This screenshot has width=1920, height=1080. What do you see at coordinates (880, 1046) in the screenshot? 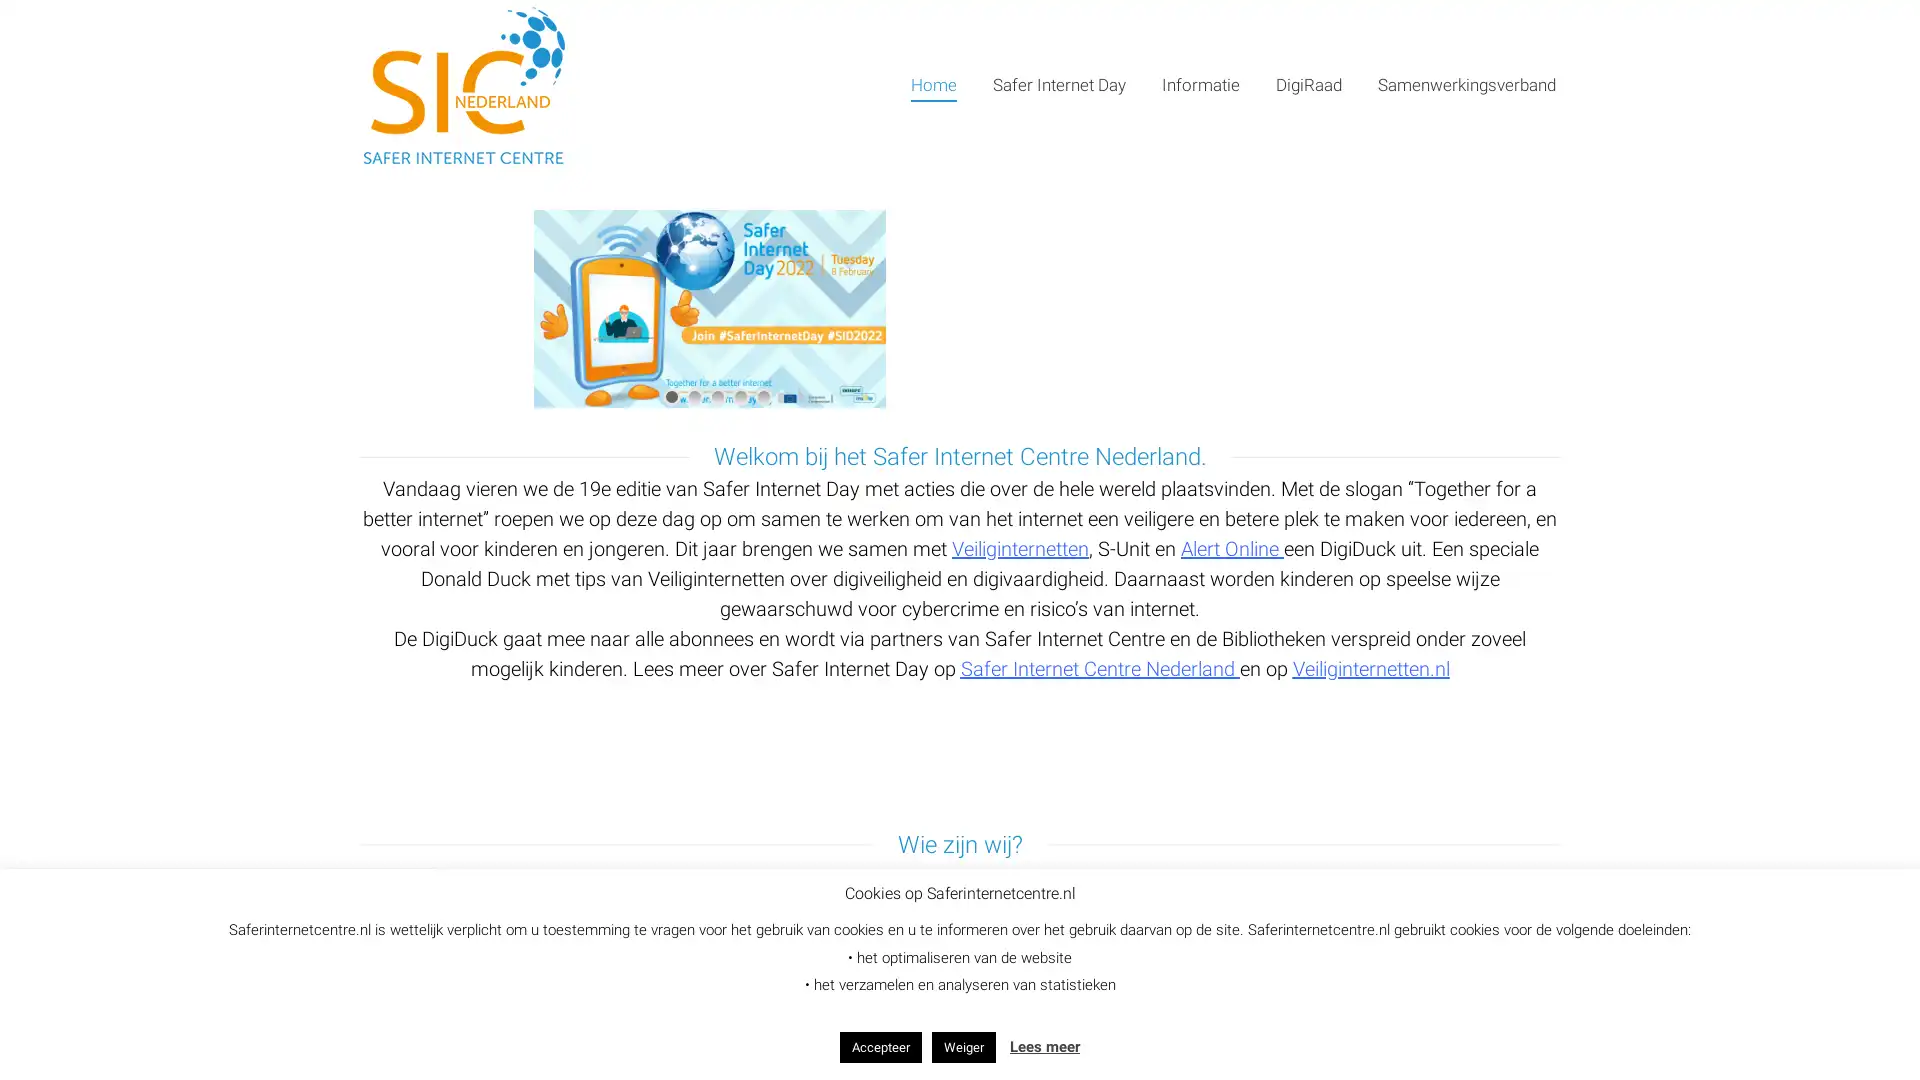
I see `Accepteer` at bounding box center [880, 1046].